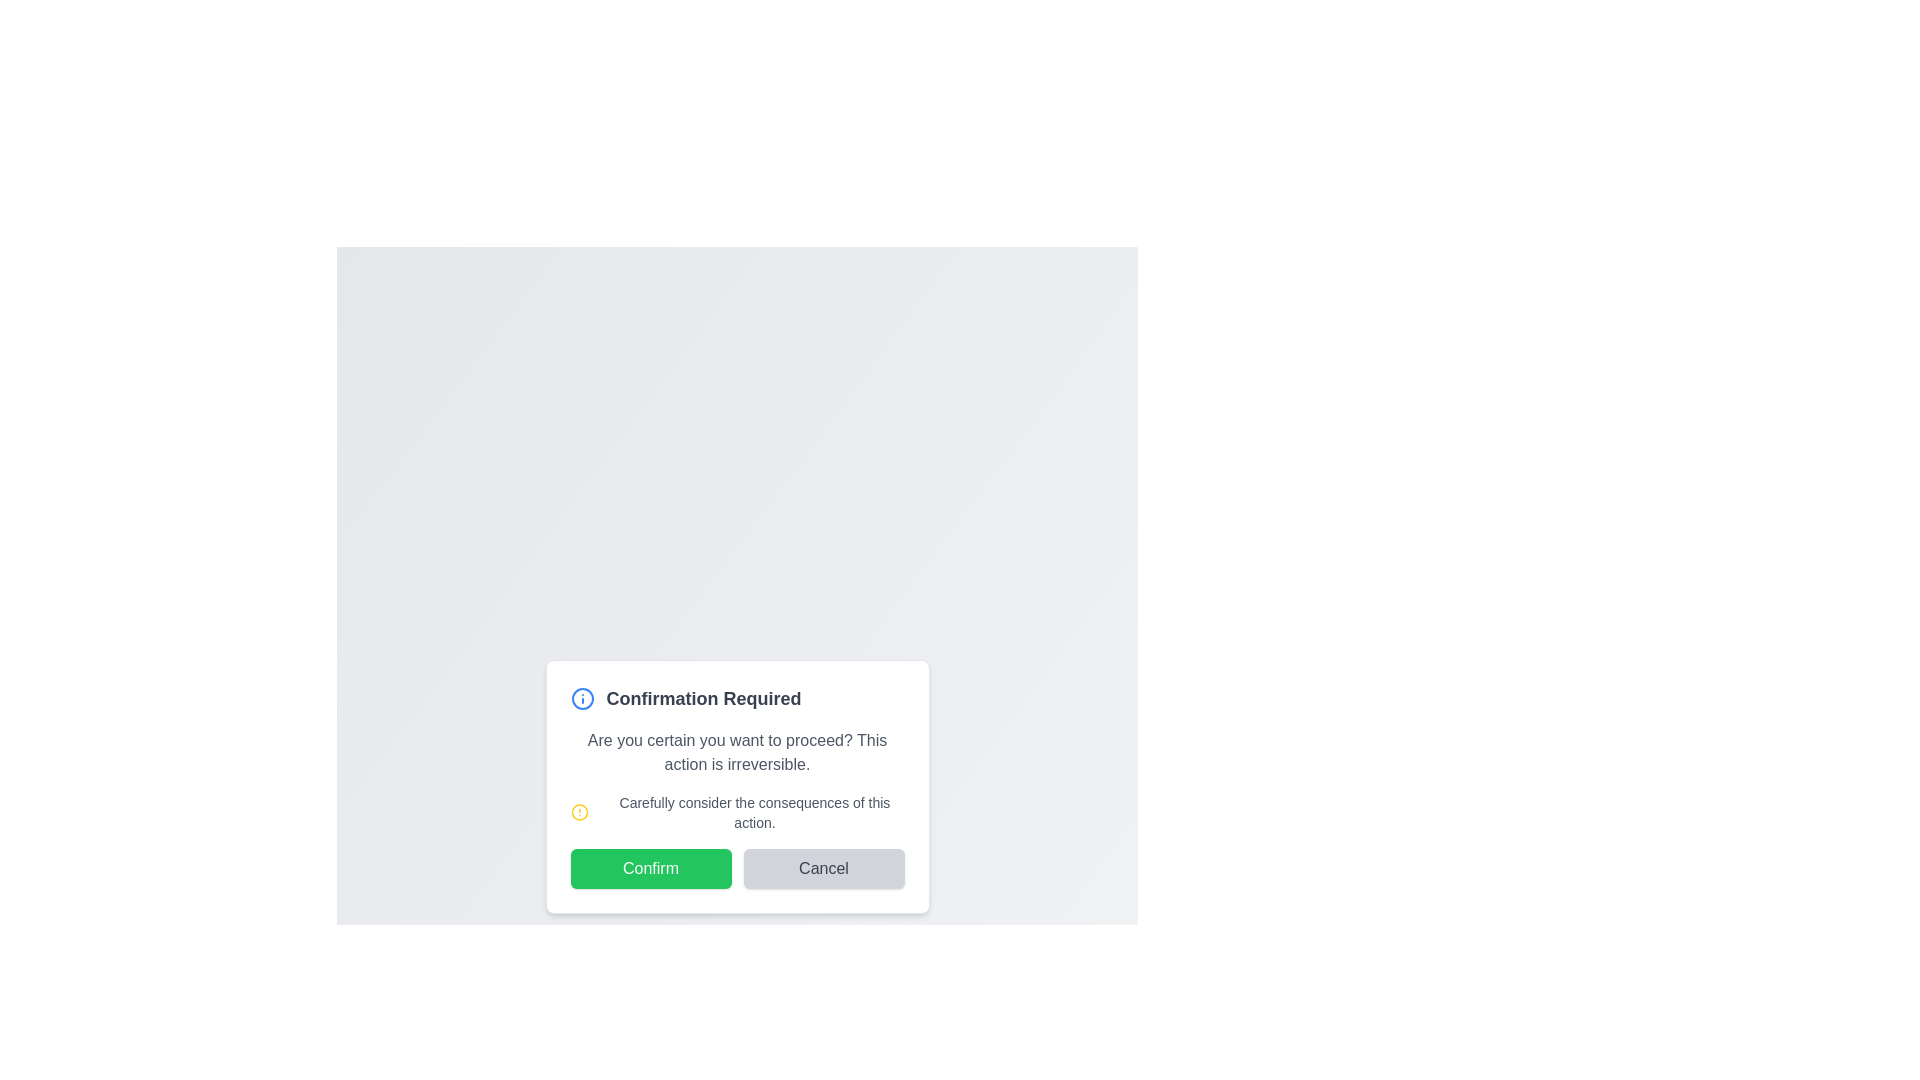 This screenshot has height=1080, width=1920. I want to click on the 'Cancel' button, which is a rectangular button with dark gray text on a light gray background, located at the bottom-right of a confirmation dialog, so click(824, 867).